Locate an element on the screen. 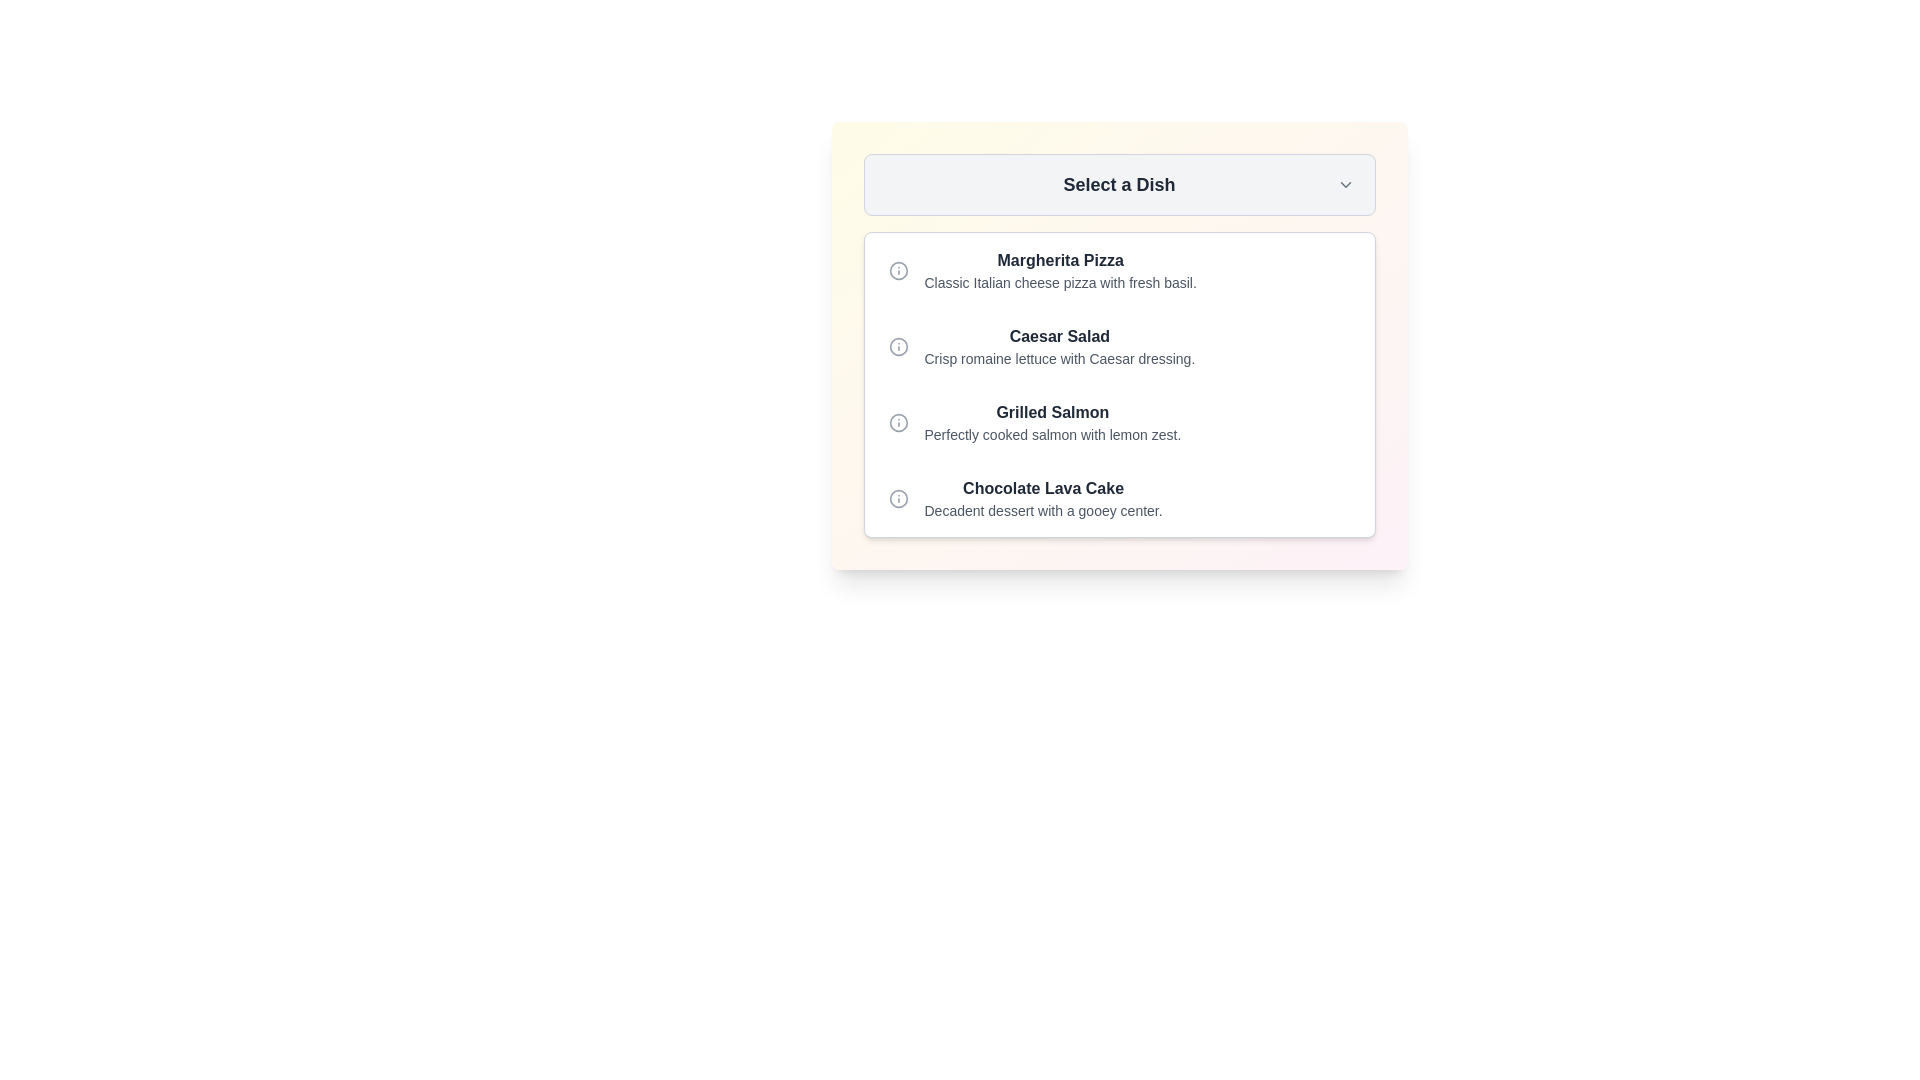 The height and width of the screenshot is (1080, 1920). description text 'Decadent dessert with a gooey center.' displayed in a small gray font beneath the 'Chocolate Lava Cake' title, which is the fourth item in the 'Select a Dish' section is located at coordinates (1042, 509).